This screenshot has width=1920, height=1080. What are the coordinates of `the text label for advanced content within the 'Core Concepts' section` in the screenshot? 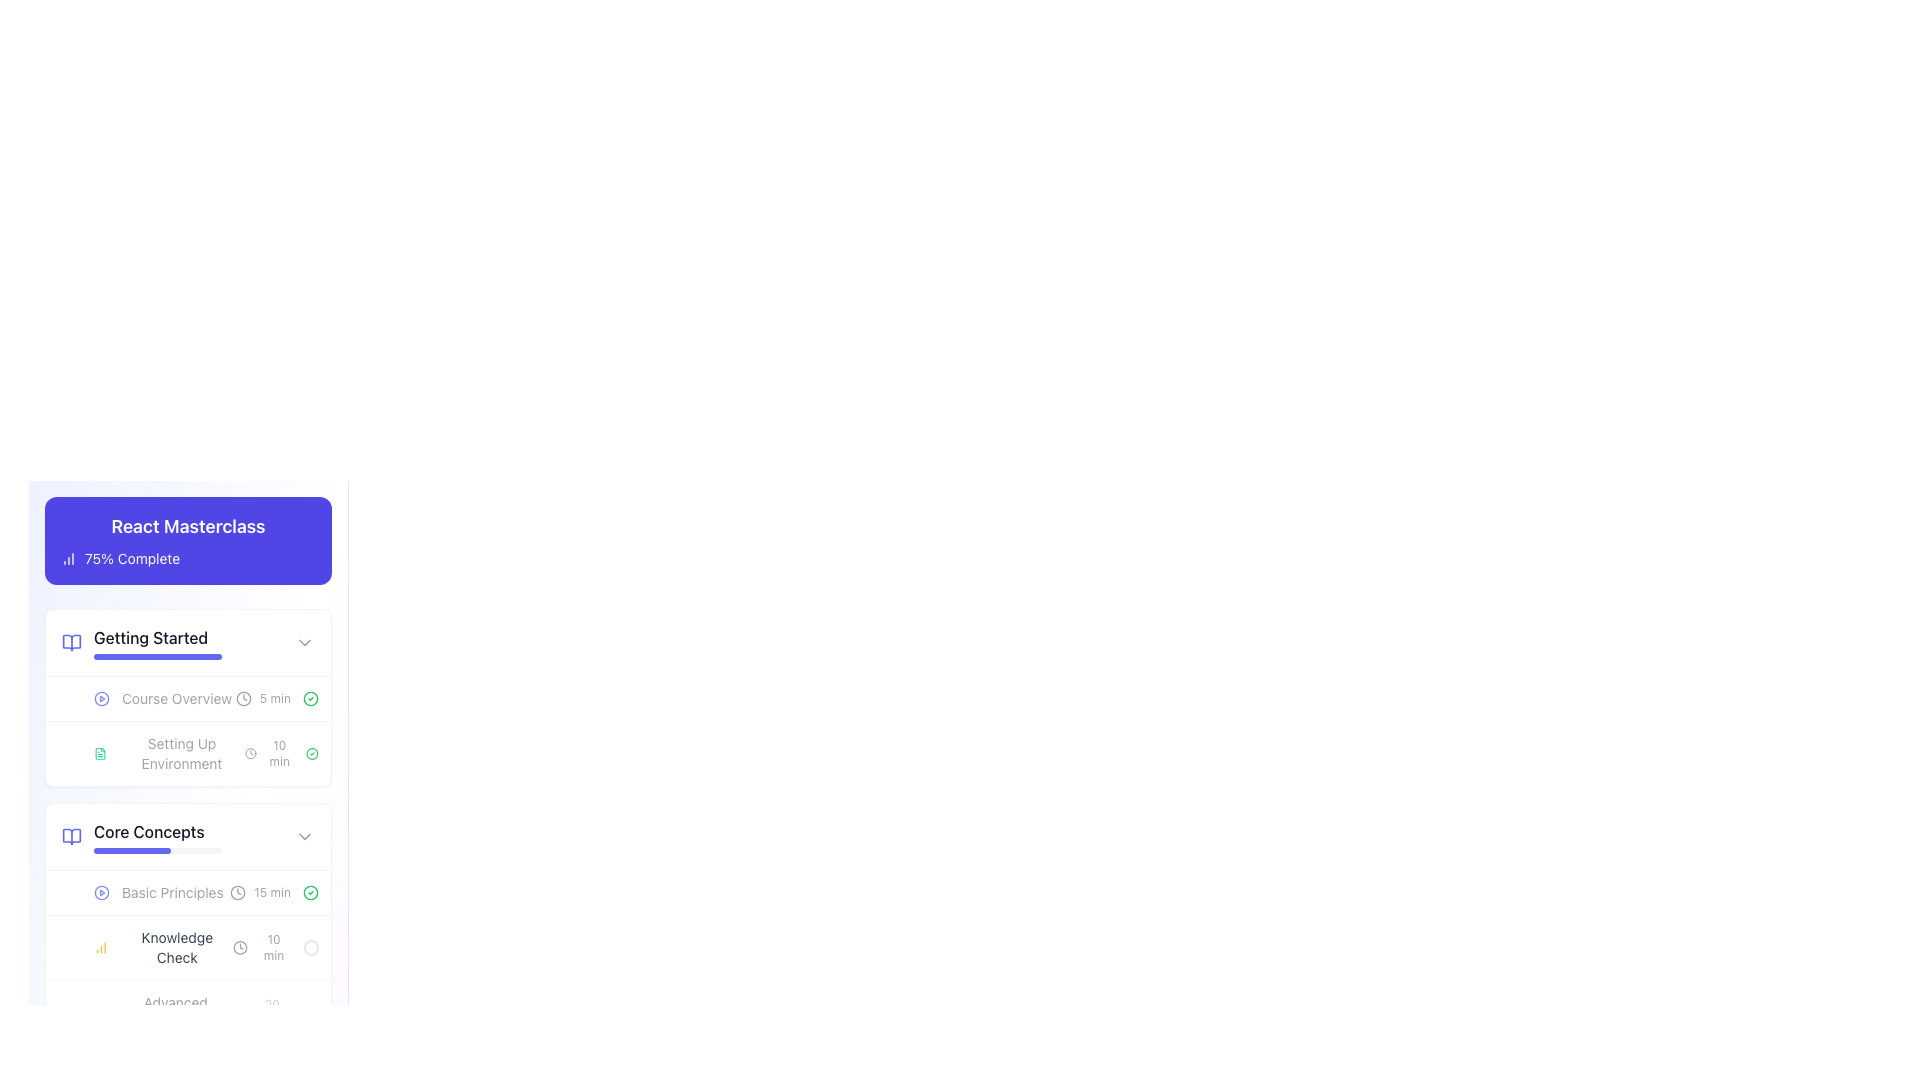 It's located at (161, 1013).